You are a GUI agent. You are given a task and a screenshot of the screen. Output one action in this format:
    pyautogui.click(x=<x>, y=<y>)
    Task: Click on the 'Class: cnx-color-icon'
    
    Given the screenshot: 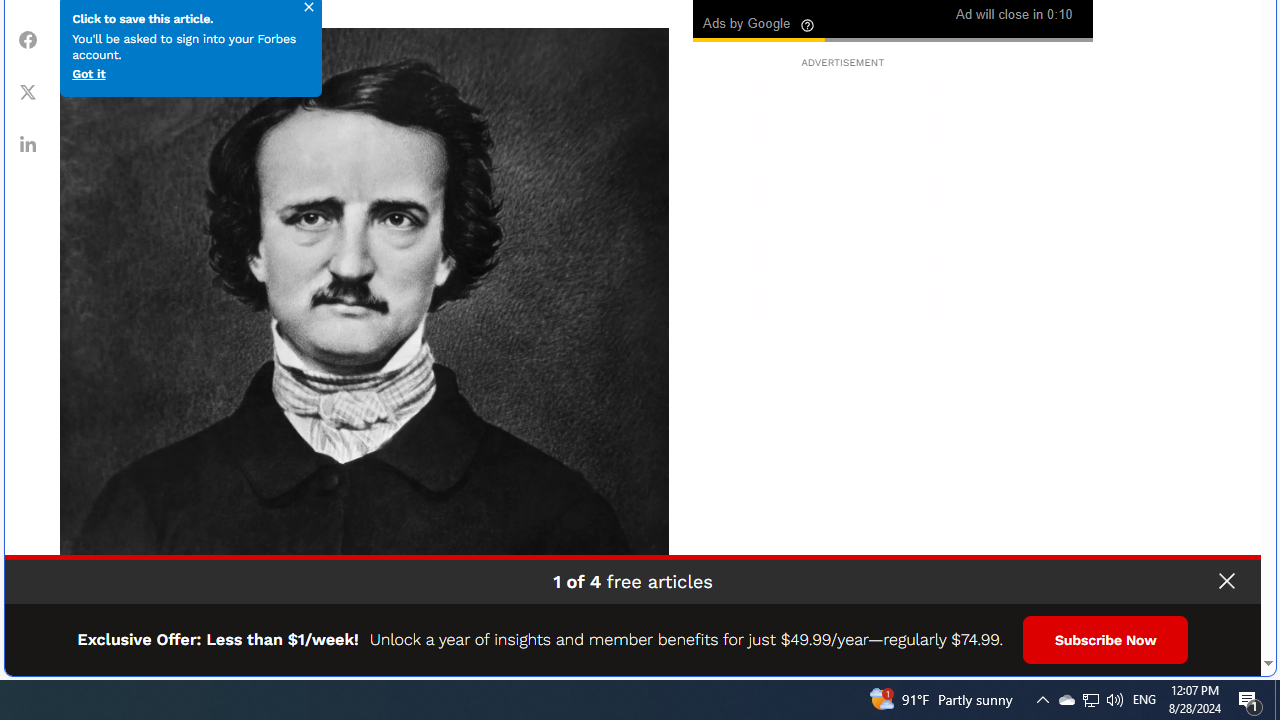 What is the action you would take?
    pyautogui.click(x=758, y=12)
    